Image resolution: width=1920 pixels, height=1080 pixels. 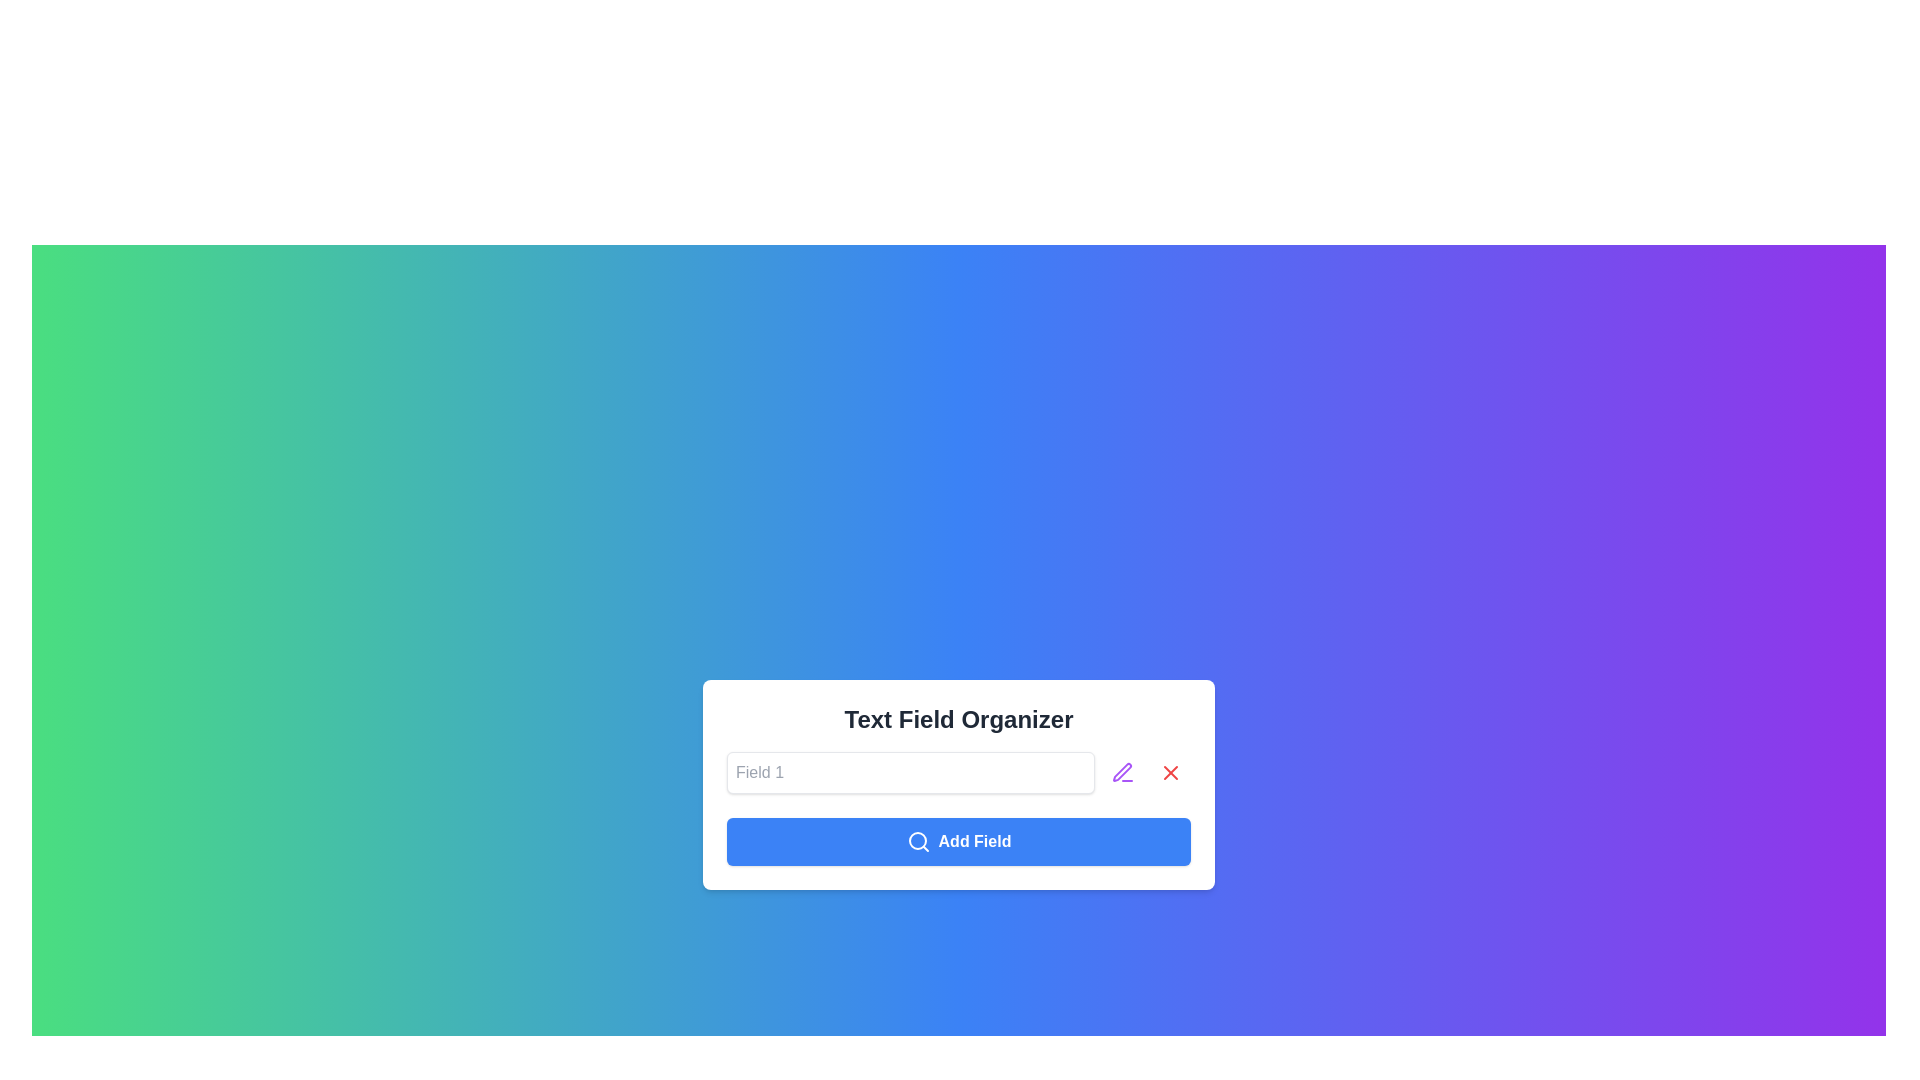 What do you see at coordinates (1122, 771) in the screenshot?
I see `the purple-colored pen-shaped icon located in the top-right area of the input box labeled 'Field 1'` at bounding box center [1122, 771].